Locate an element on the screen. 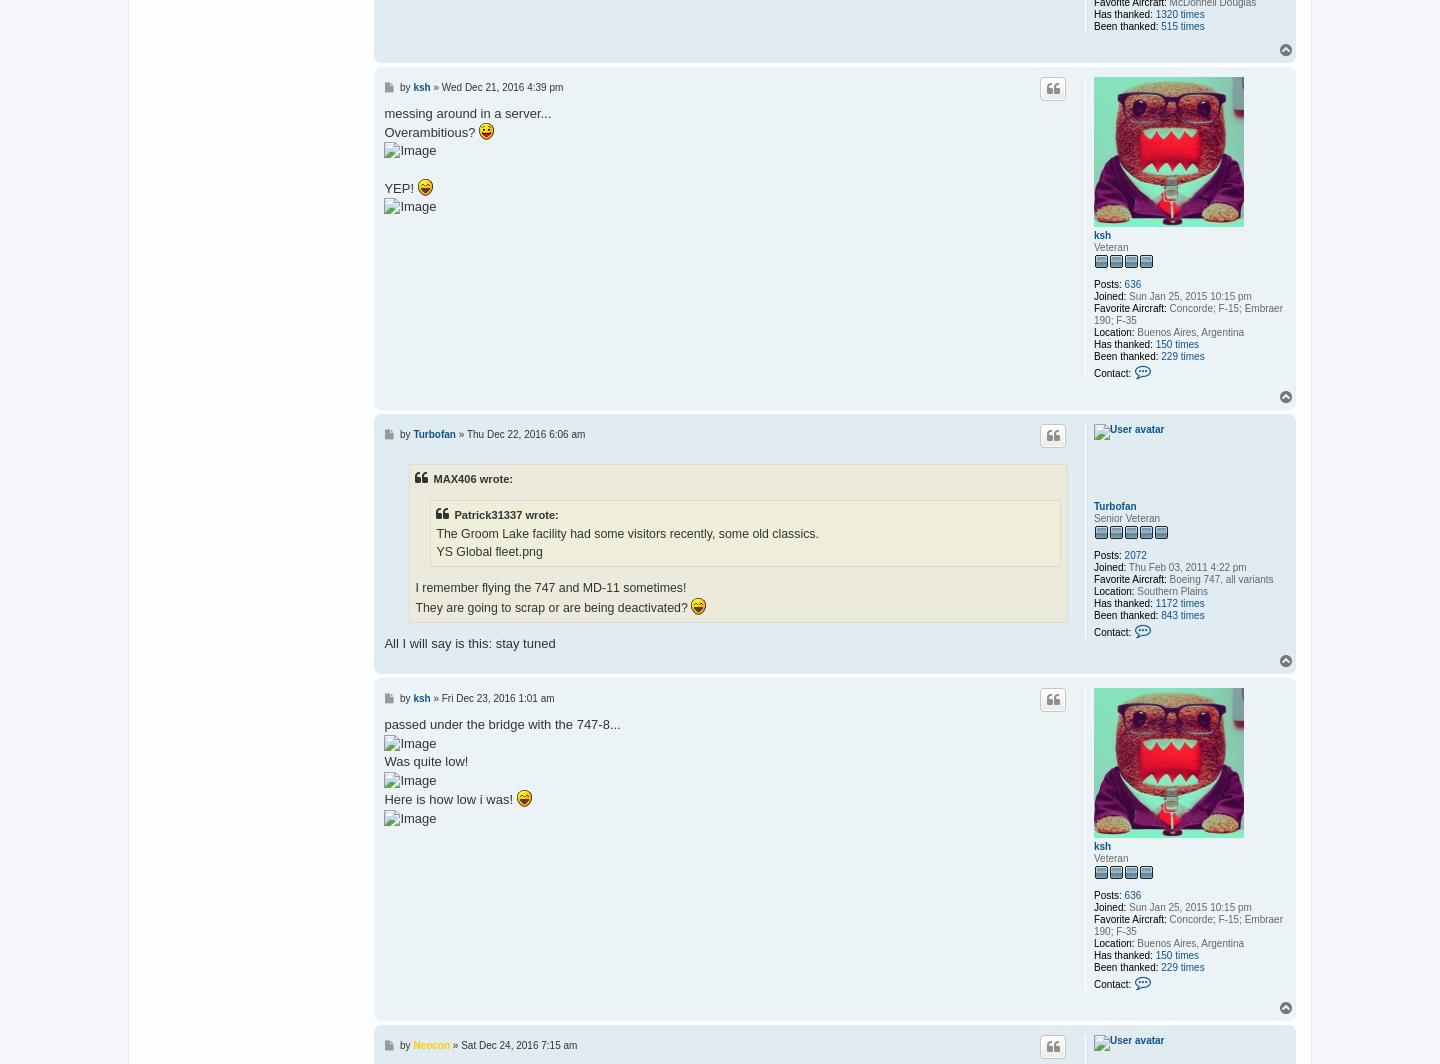 This screenshot has height=1064, width=1440. '843 times' is located at coordinates (1161, 615).